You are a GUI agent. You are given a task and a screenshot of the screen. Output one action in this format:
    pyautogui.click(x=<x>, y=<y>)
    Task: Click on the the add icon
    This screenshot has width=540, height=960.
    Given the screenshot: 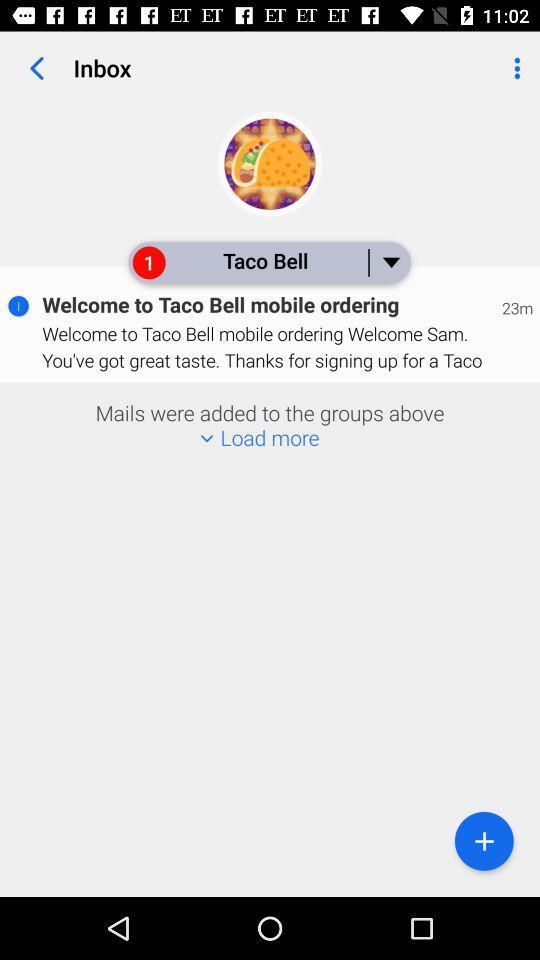 What is the action you would take?
    pyautogui.click(x=483, y=899)
    